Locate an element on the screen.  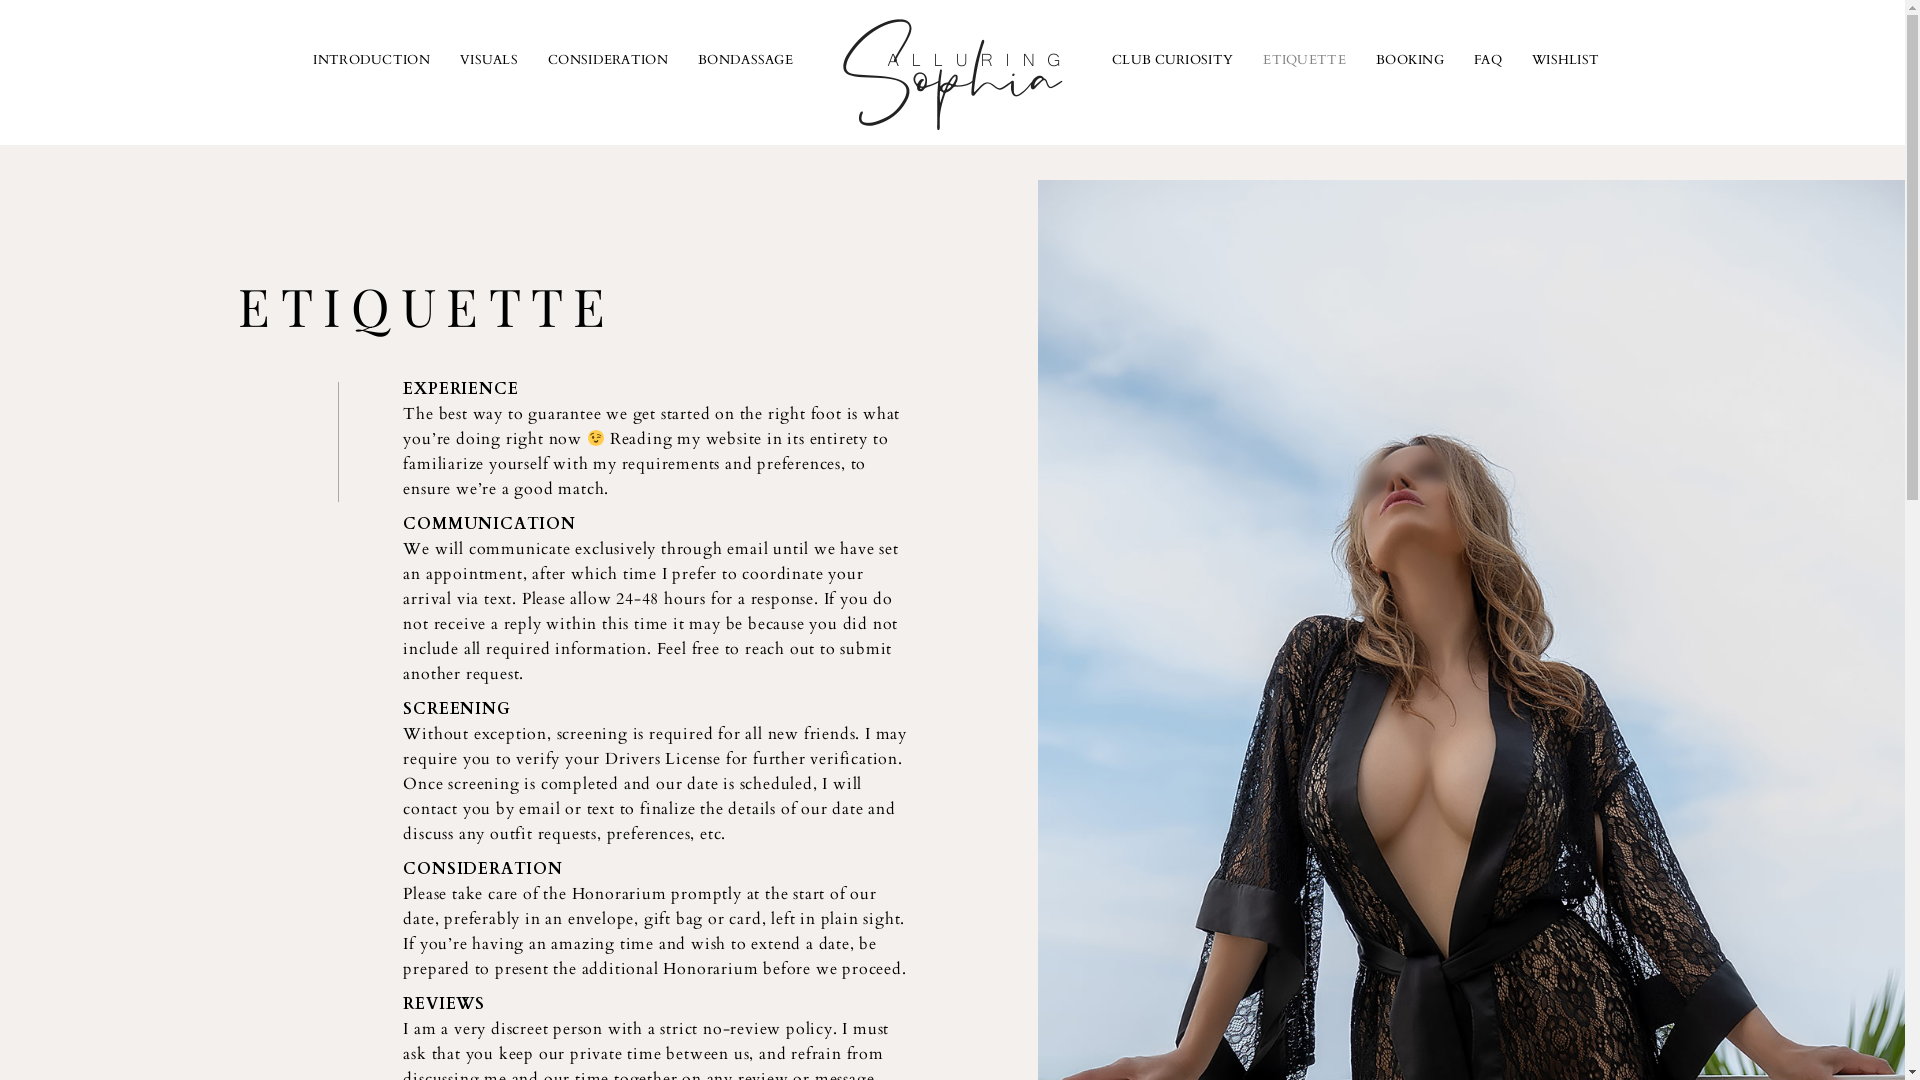
'VISUALS' is located at coordinates (489, 59).